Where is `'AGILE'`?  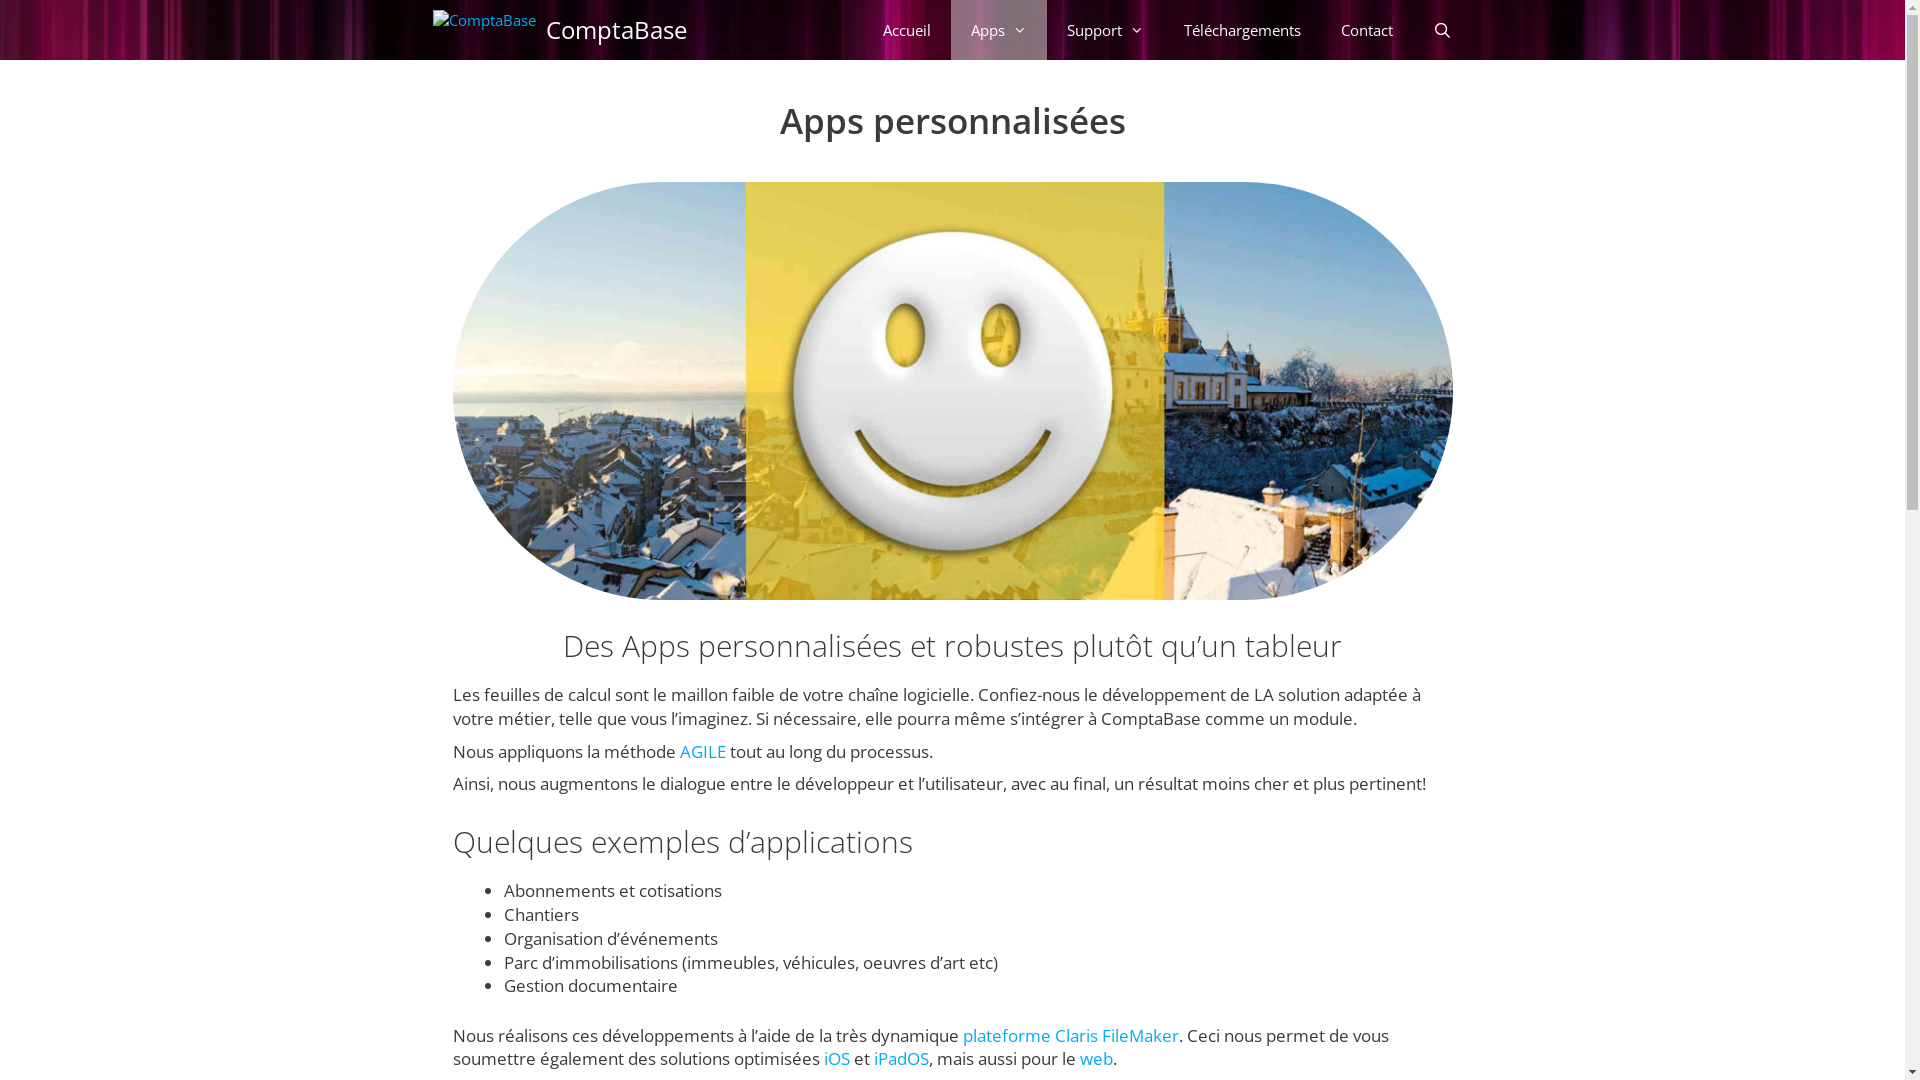 'AGILE' is located at coordinates (702, 751).